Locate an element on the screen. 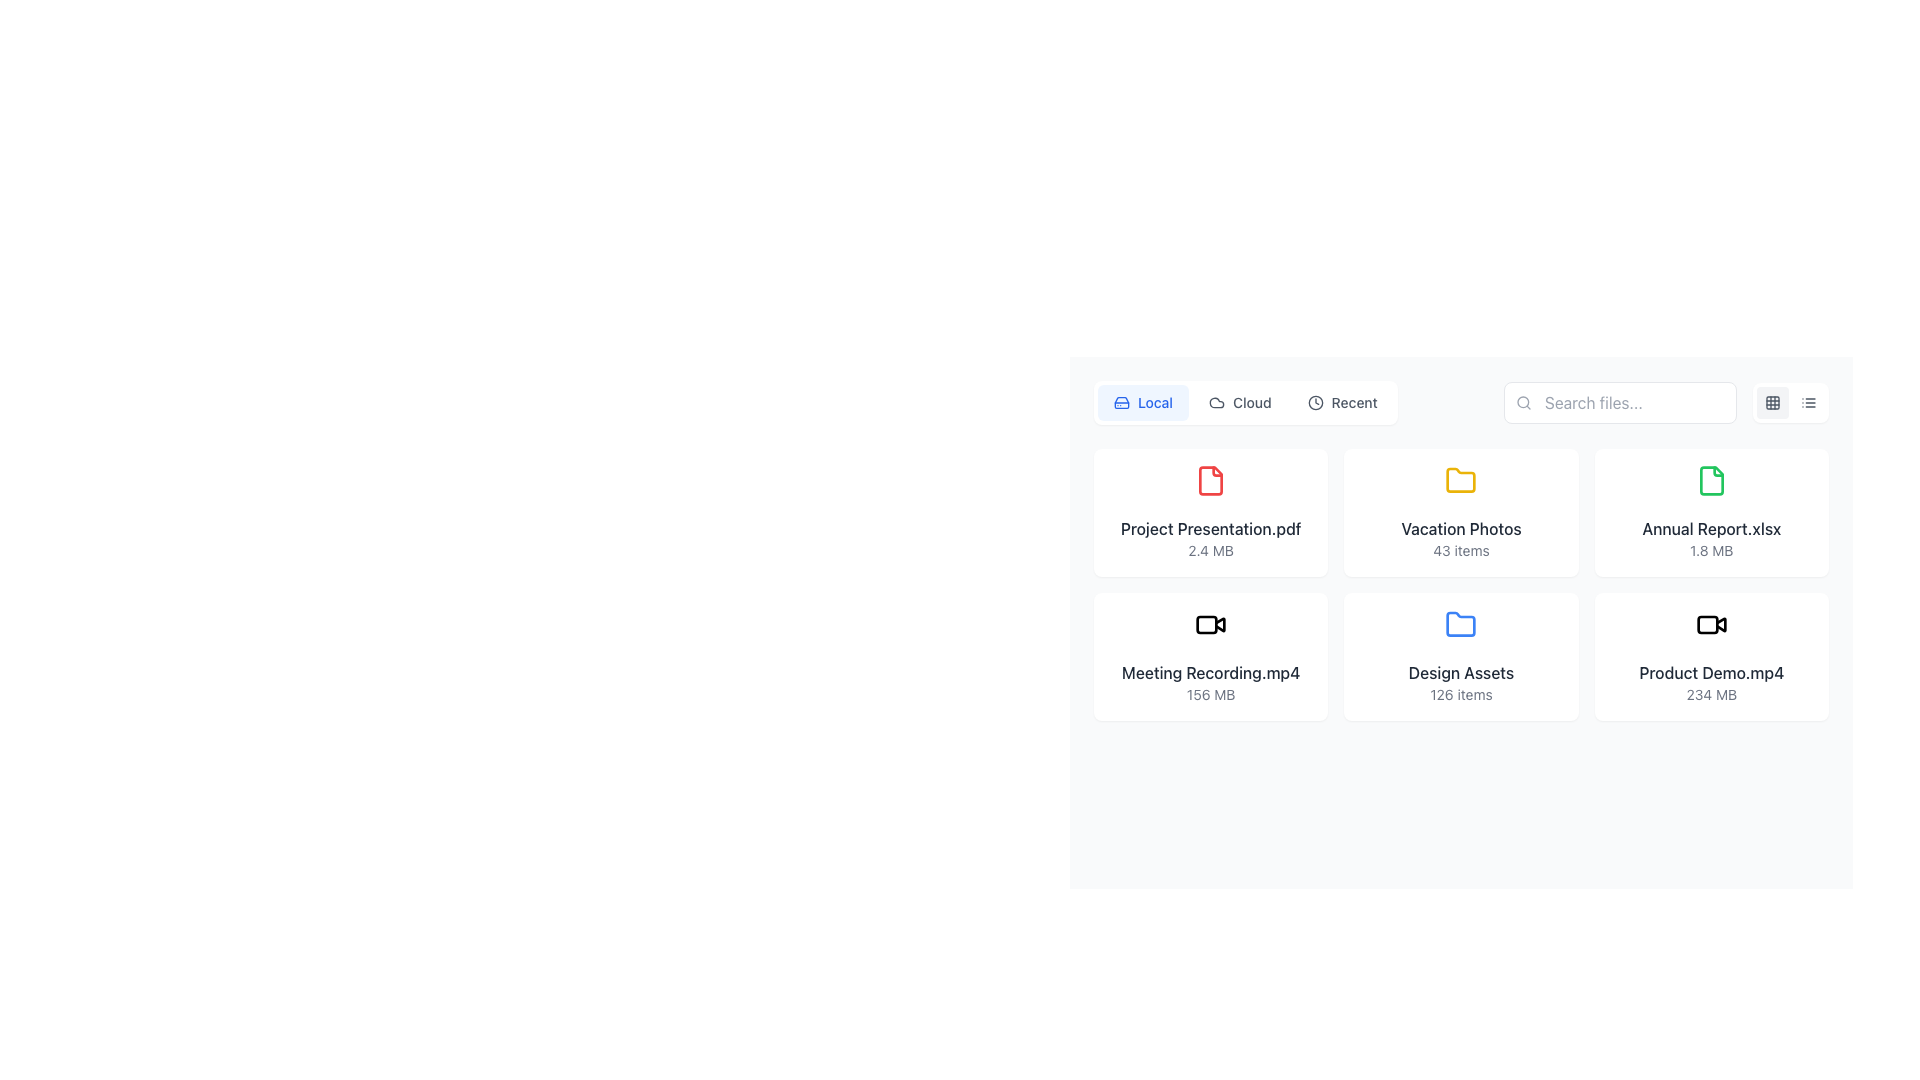  the grid icon located at the top-right corner of the interface to change the layout view of items is located at coordinates (1772, 402).